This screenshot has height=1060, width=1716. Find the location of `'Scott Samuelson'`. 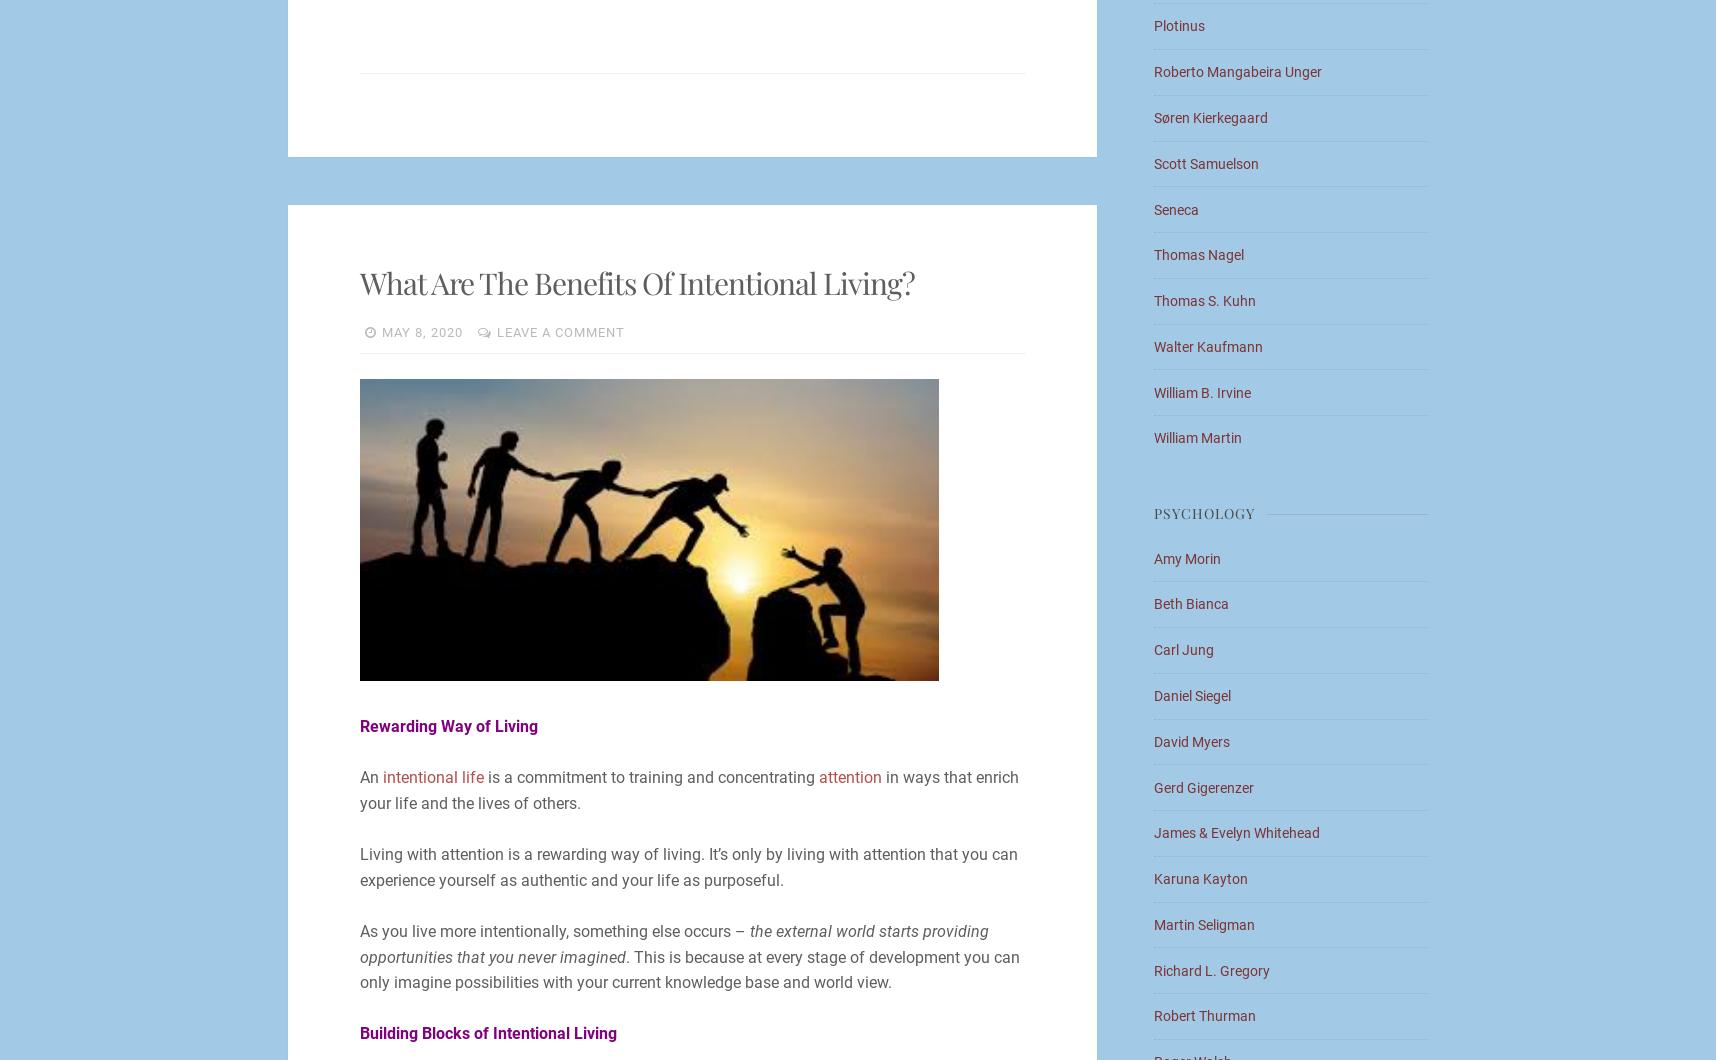

'Scott Samuelson' is located at coordinates (1206, 162).